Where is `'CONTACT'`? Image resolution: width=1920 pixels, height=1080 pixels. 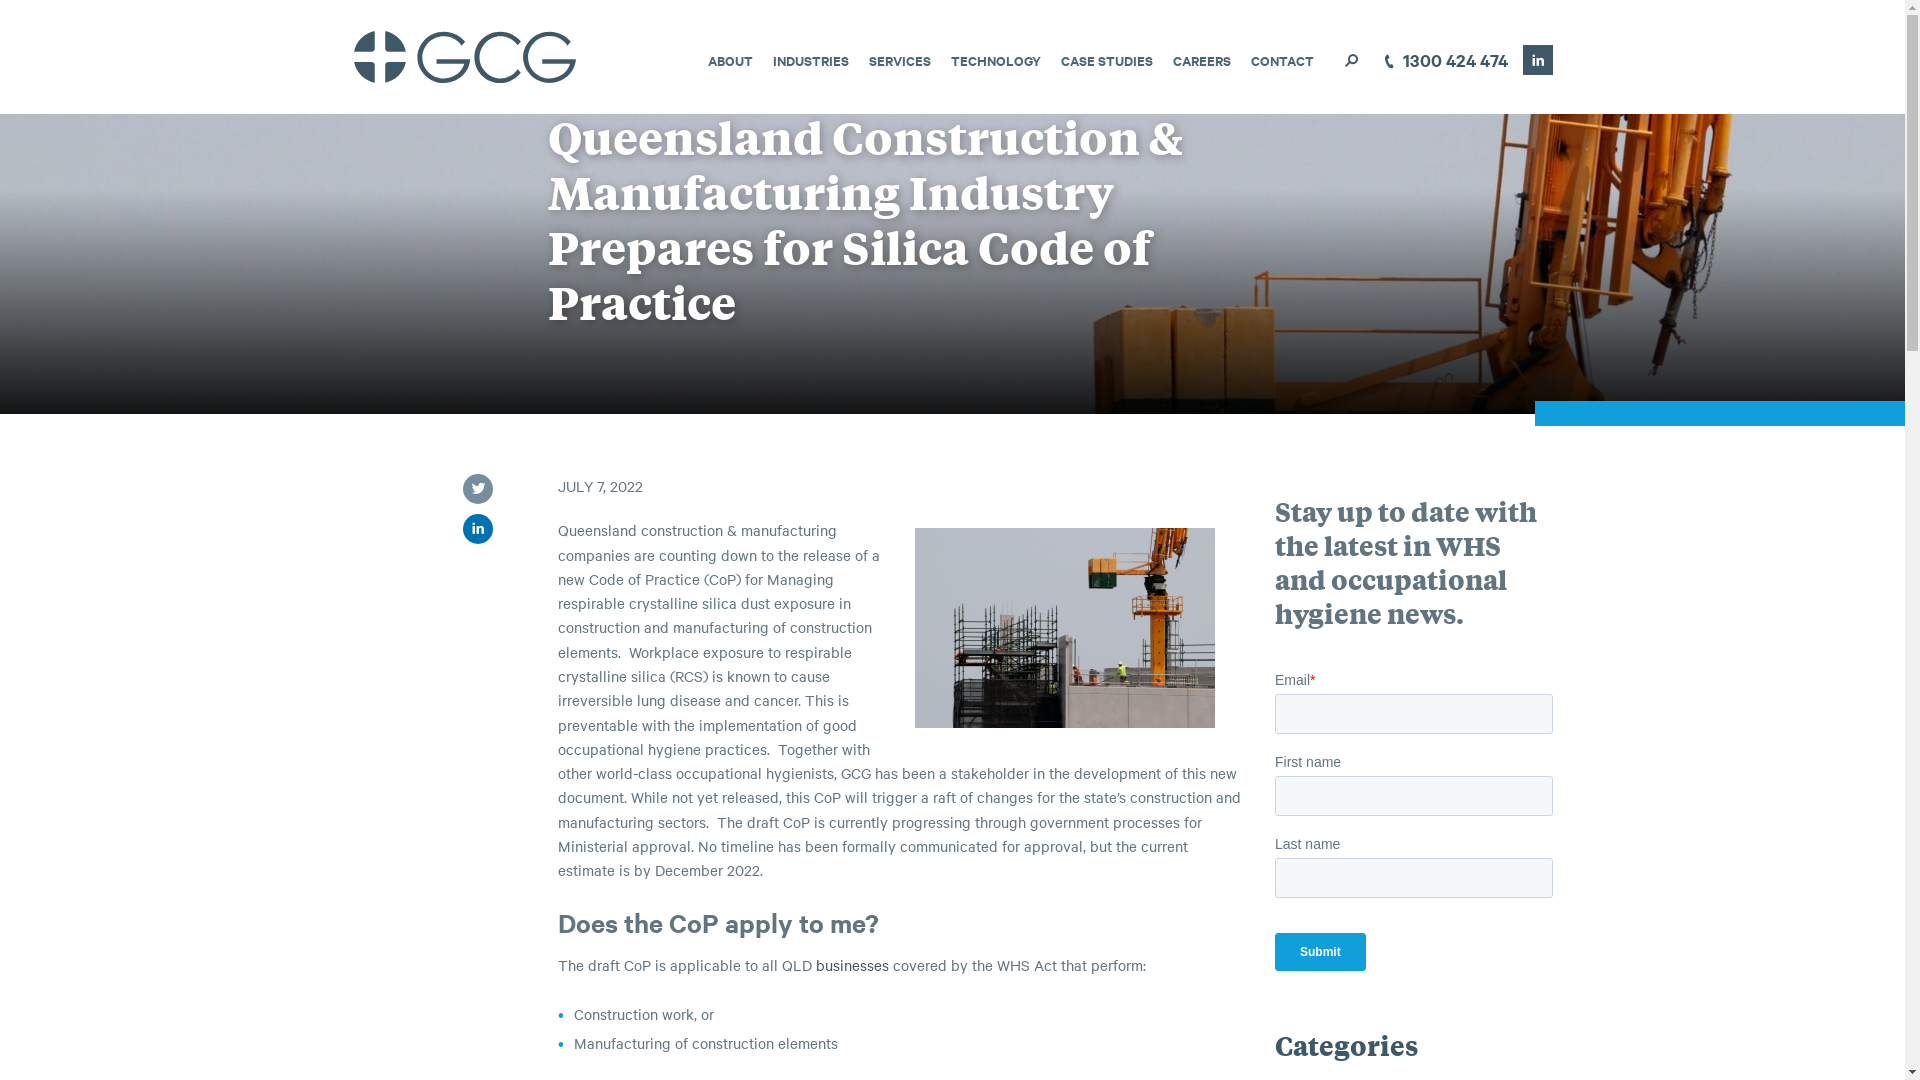 'CONTACT' is located at coordinates (1281, 59).